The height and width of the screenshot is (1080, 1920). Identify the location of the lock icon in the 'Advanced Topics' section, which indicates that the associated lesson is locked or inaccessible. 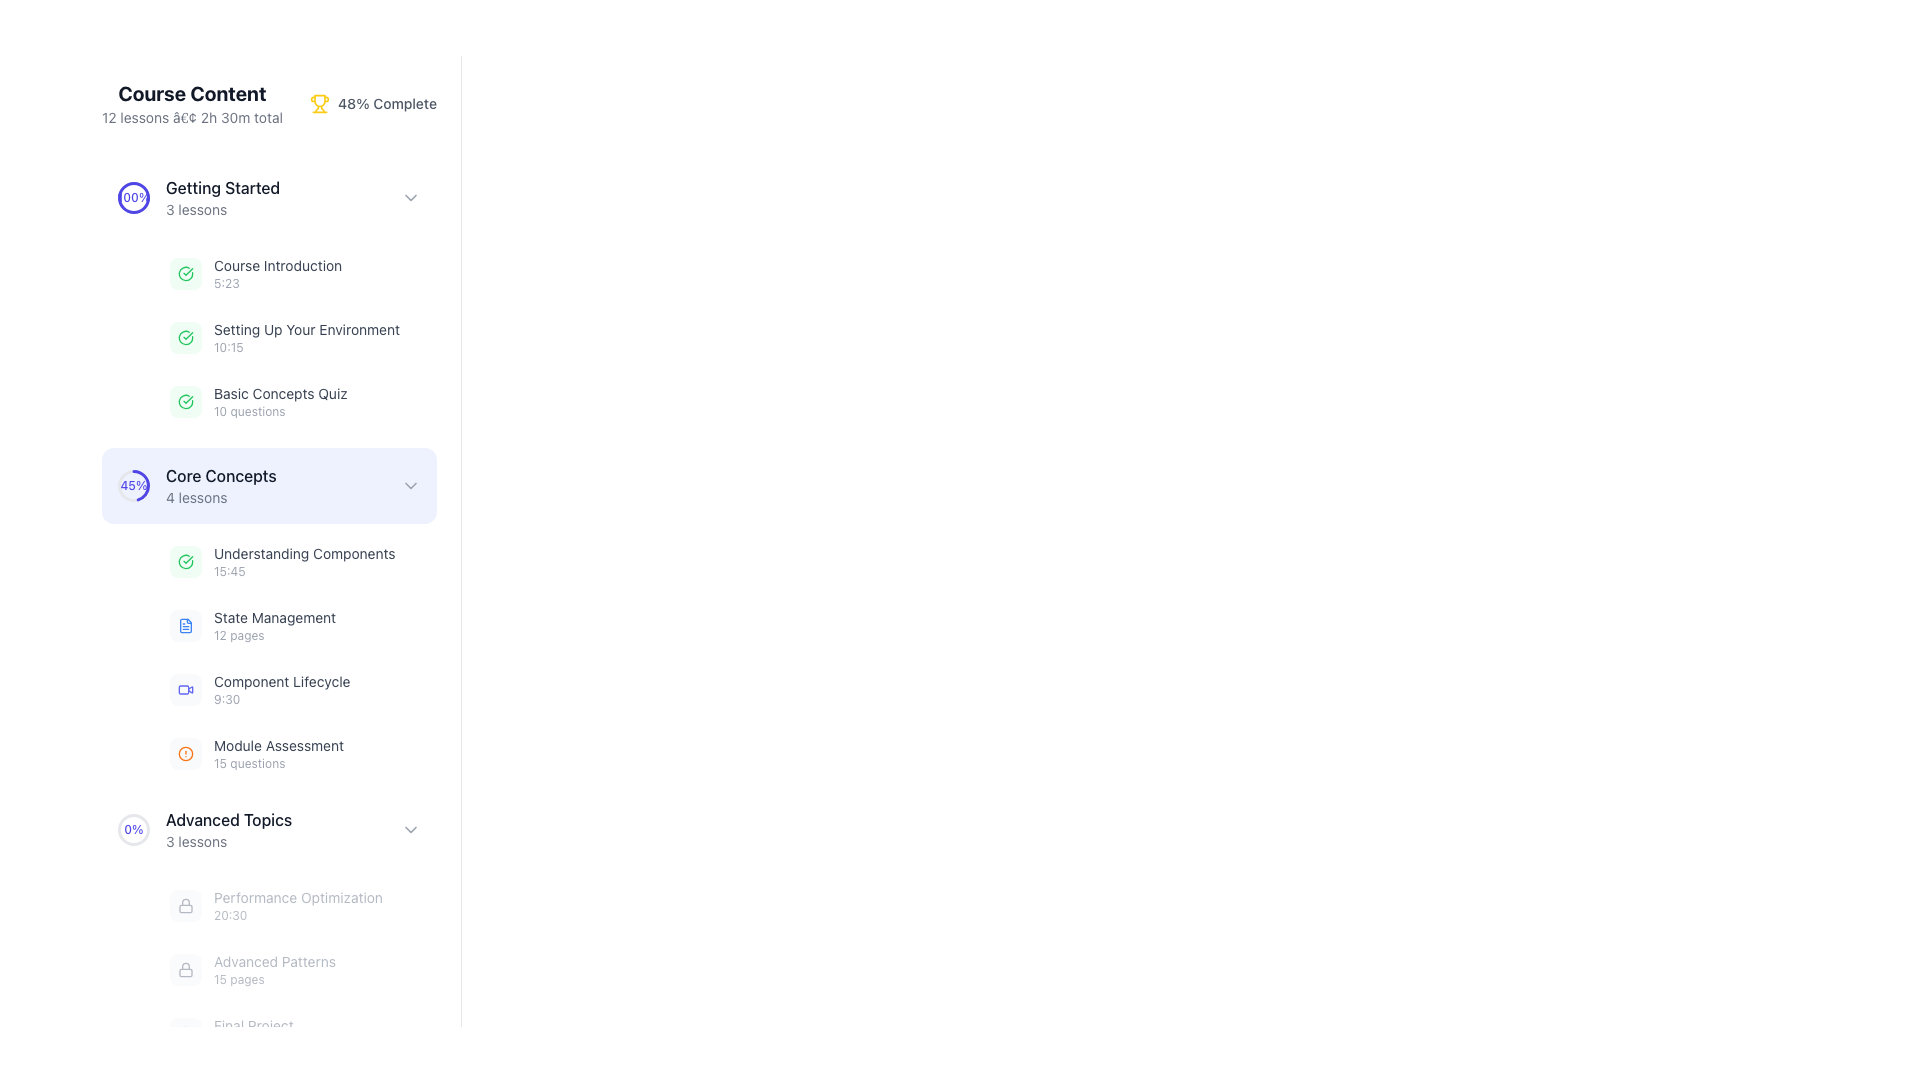
(186, 906).